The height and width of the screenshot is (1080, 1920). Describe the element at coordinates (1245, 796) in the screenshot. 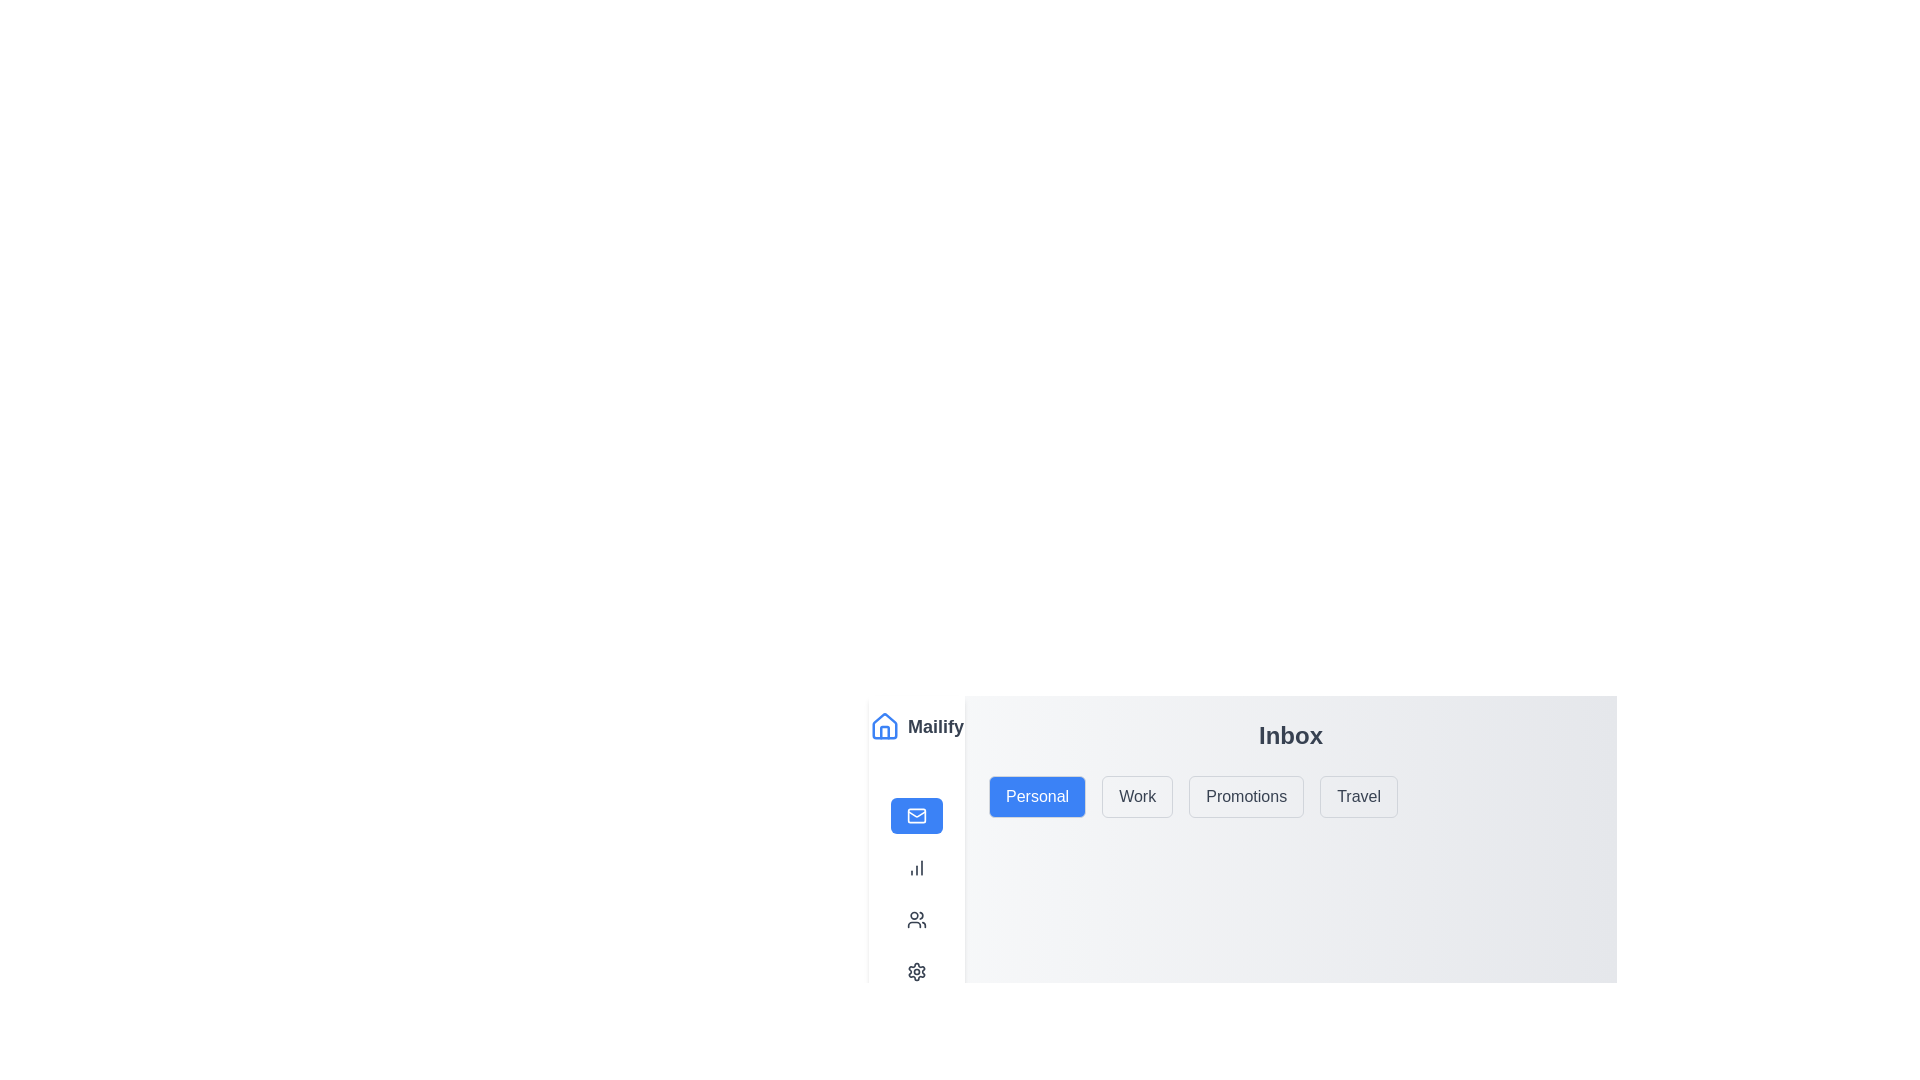

I see `the 'Promotions' button, which is a rectangular button with rounded corners, located between 'Work' and 'Travel'` at that location.